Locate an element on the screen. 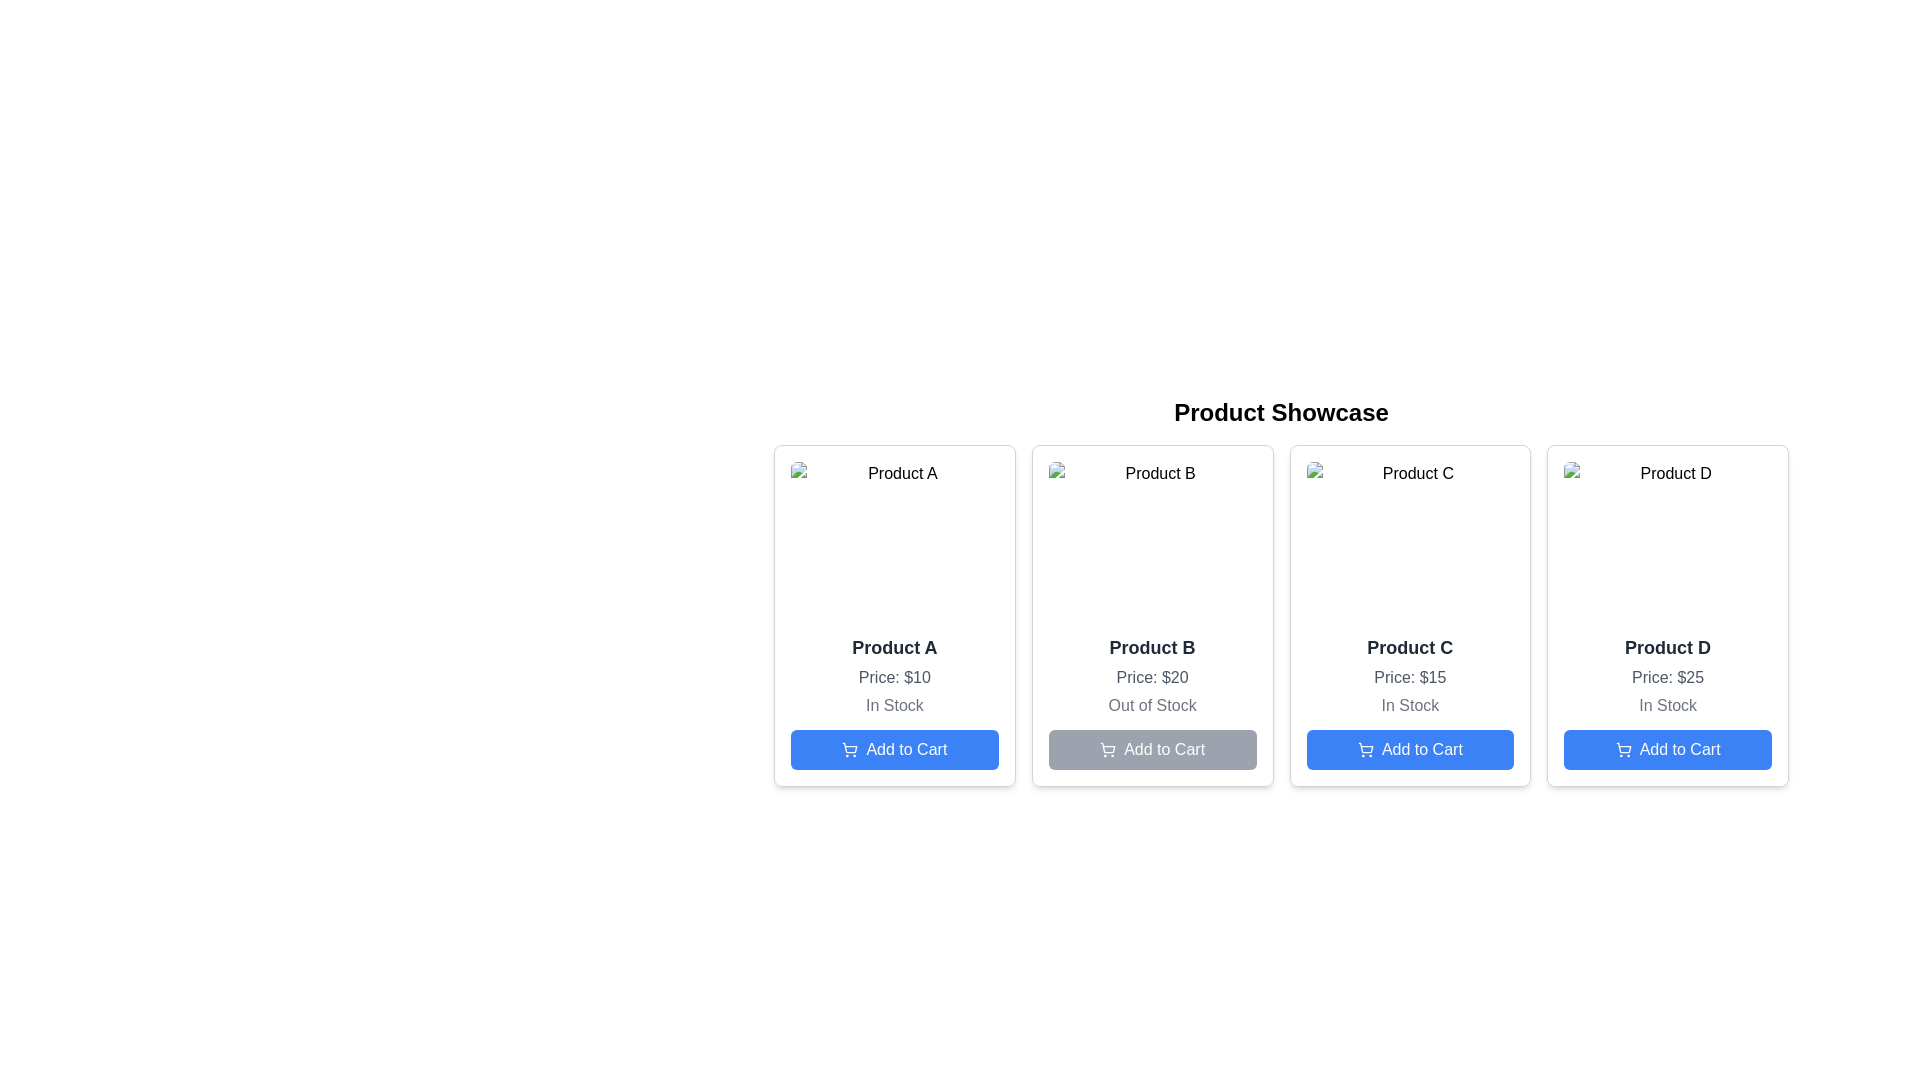 Image resolution: width=1920 pixels, height=1080 pixels. the product display card located at the far right of the grid layout is located at coordinates (1668, 615).